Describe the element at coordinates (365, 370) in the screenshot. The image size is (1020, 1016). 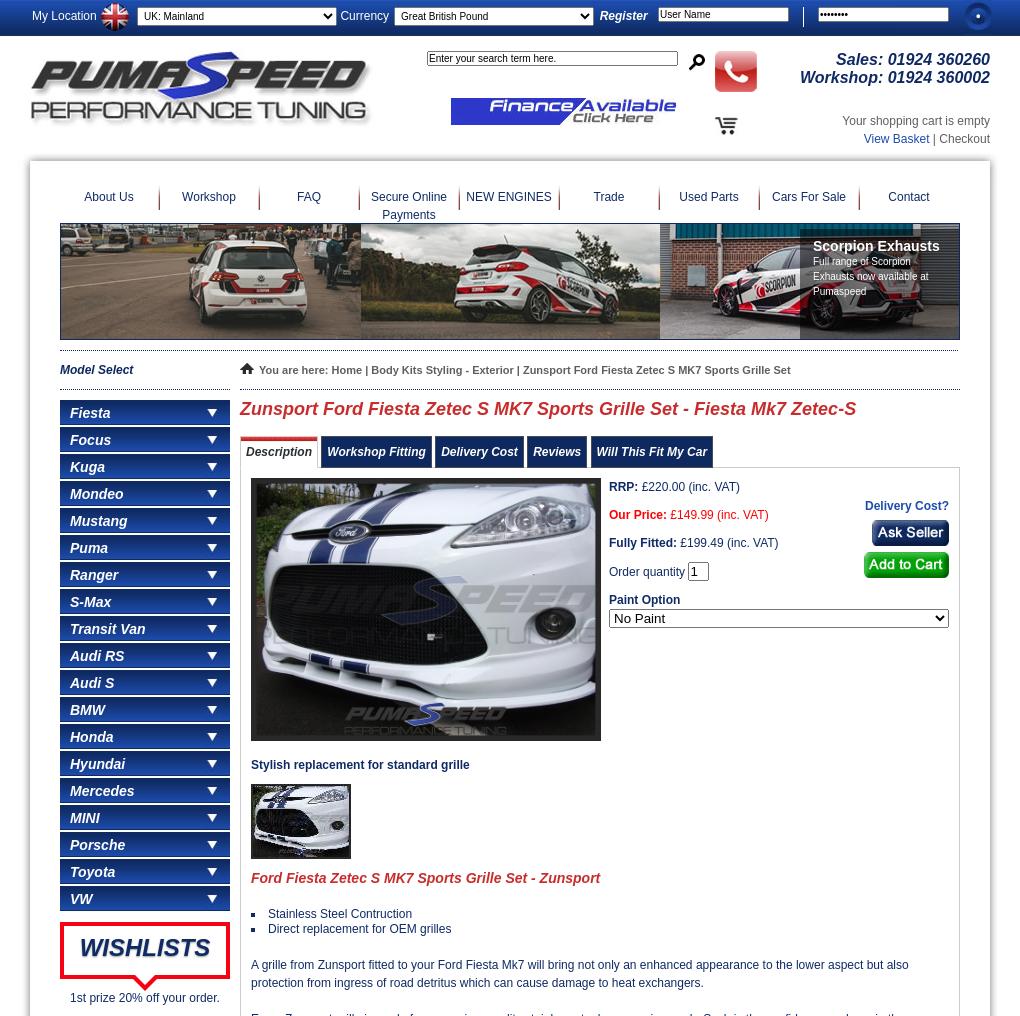
I see `'|'` at that location.